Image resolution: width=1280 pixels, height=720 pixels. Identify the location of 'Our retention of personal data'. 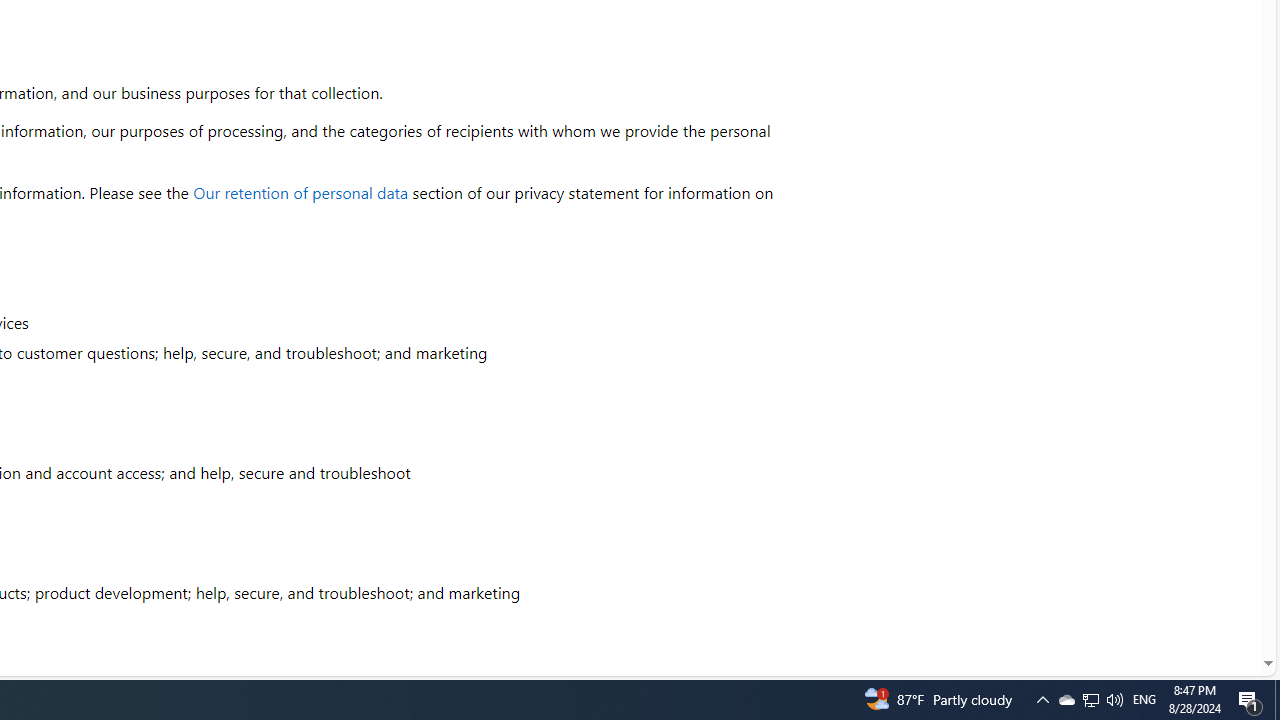
(300, 192).